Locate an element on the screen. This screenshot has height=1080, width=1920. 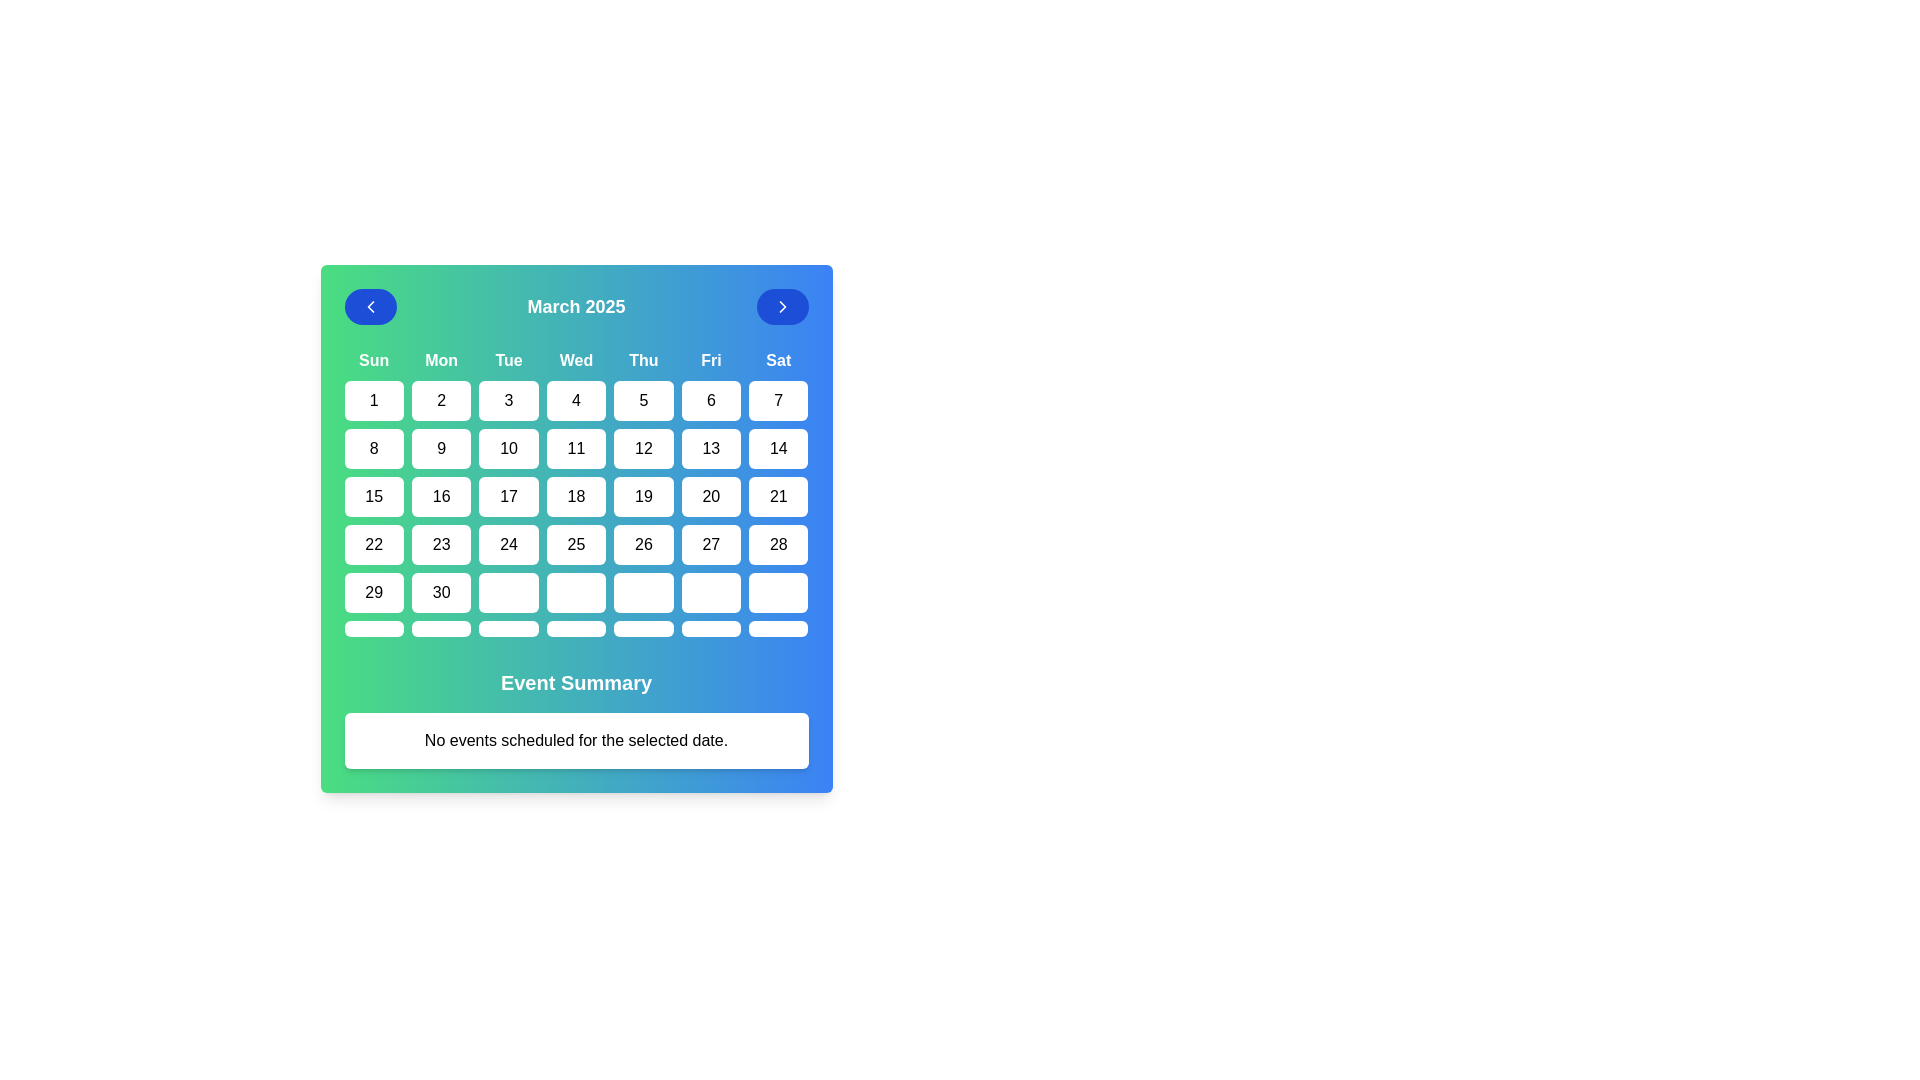
the button that allows users to select the 14th day of the month in the calendar interface is located at coordinates (777, 447).